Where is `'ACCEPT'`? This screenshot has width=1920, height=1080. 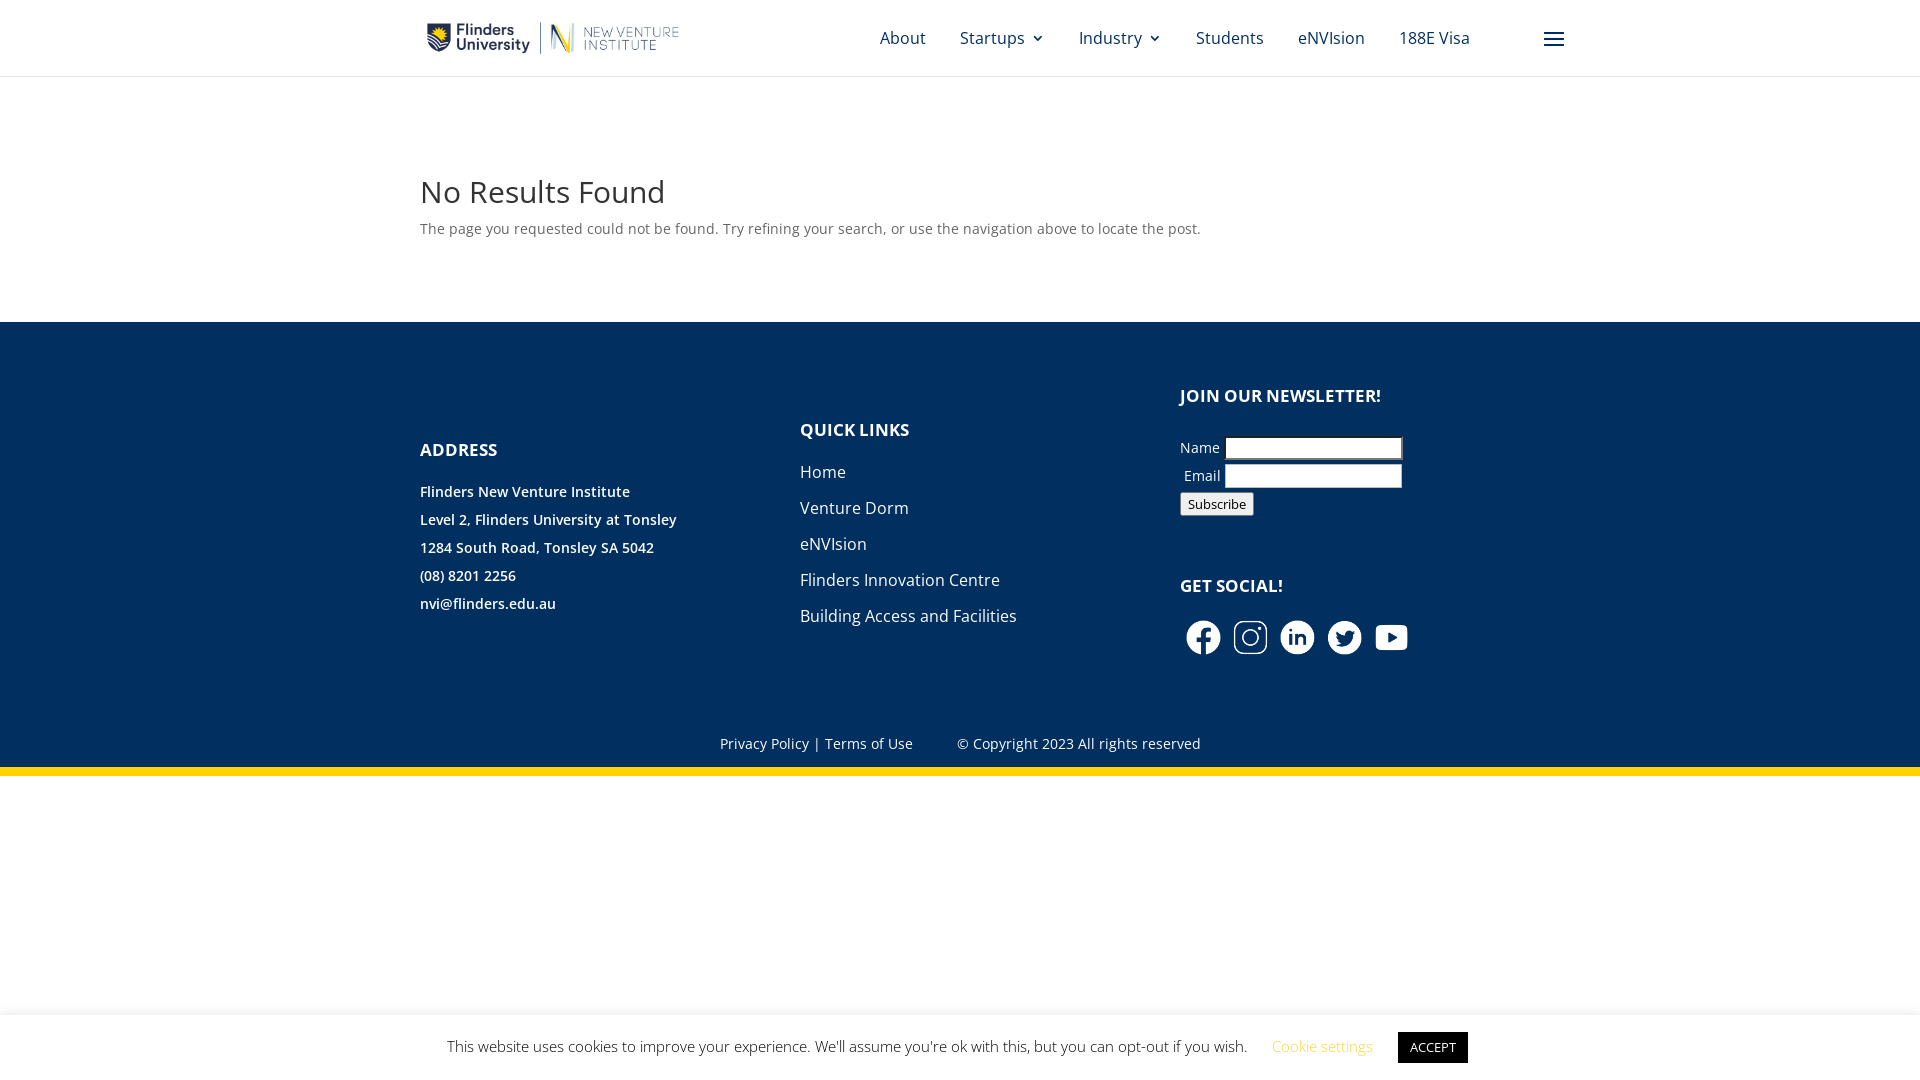
'ACCEPT' is located at coordinates (1432, 1046).